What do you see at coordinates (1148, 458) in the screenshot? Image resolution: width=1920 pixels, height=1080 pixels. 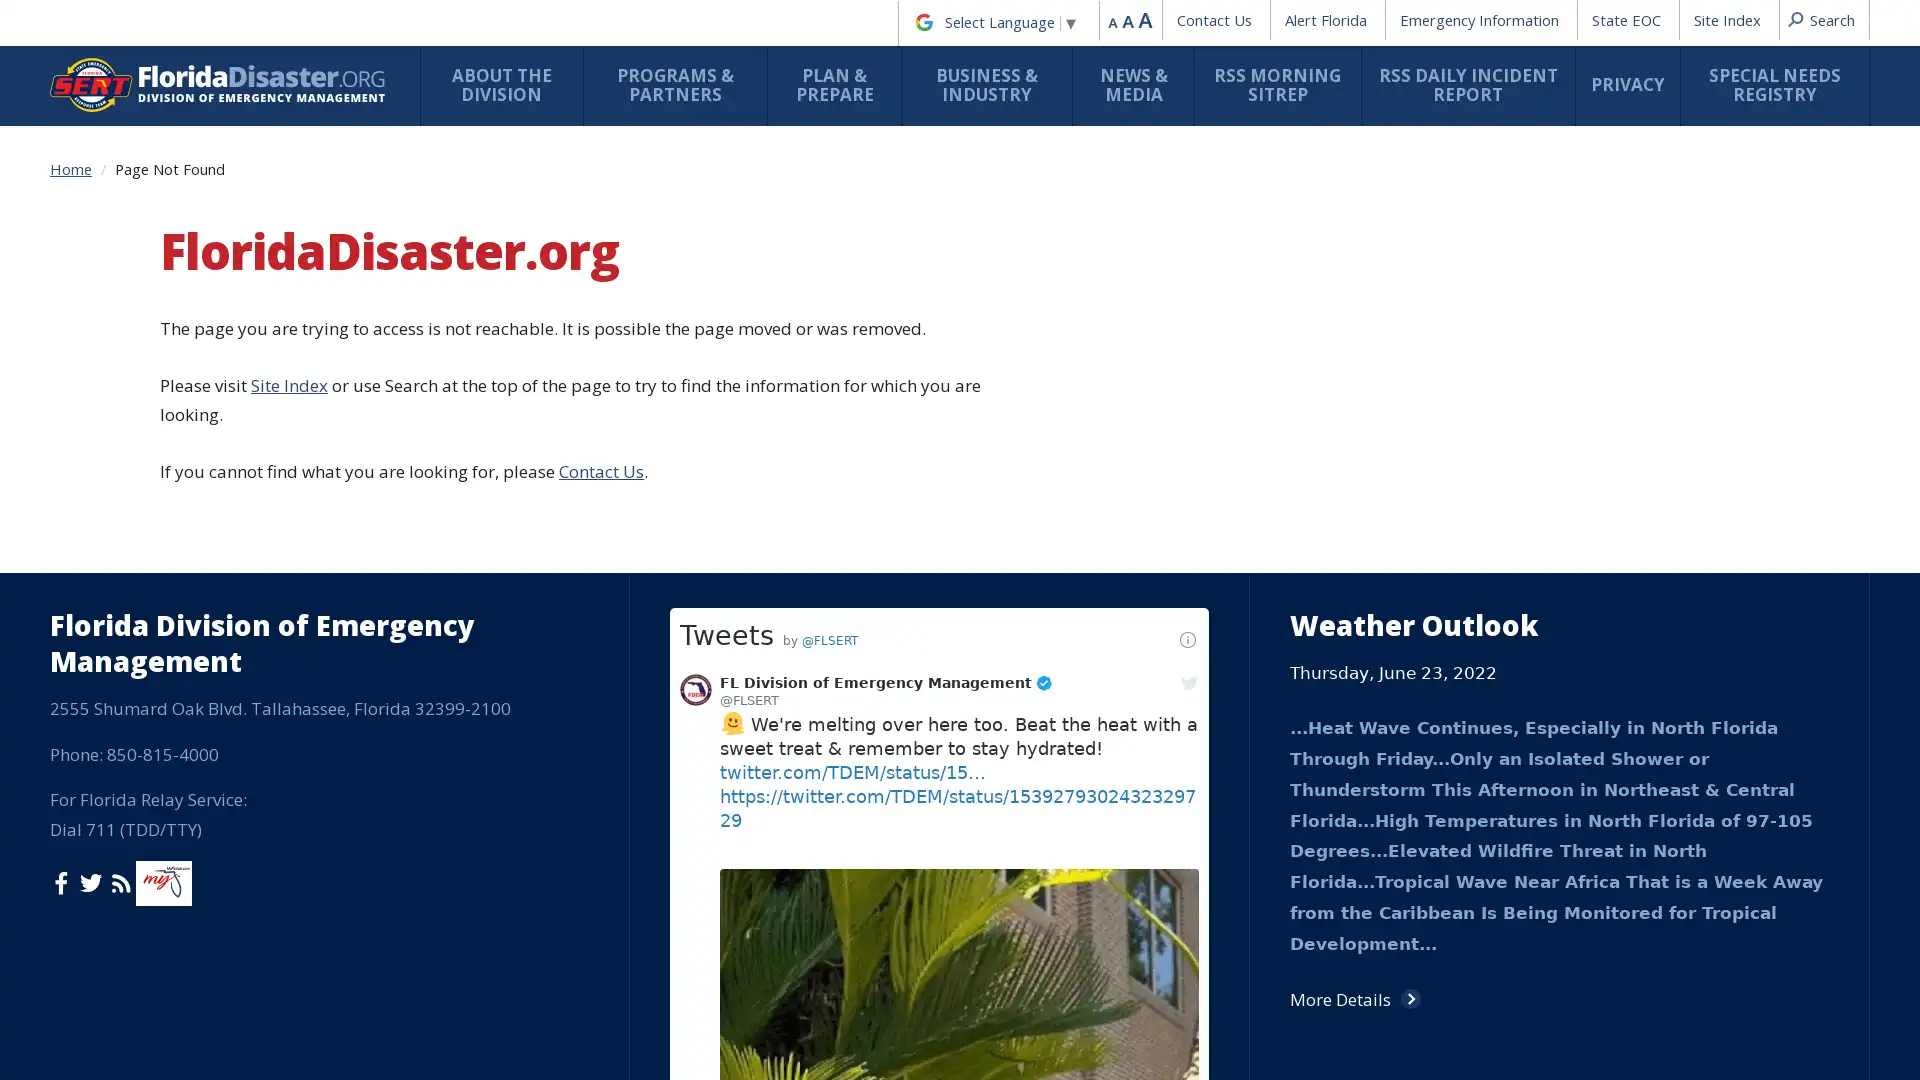 I see `Toggle More` at bounding box center [1148, 458].